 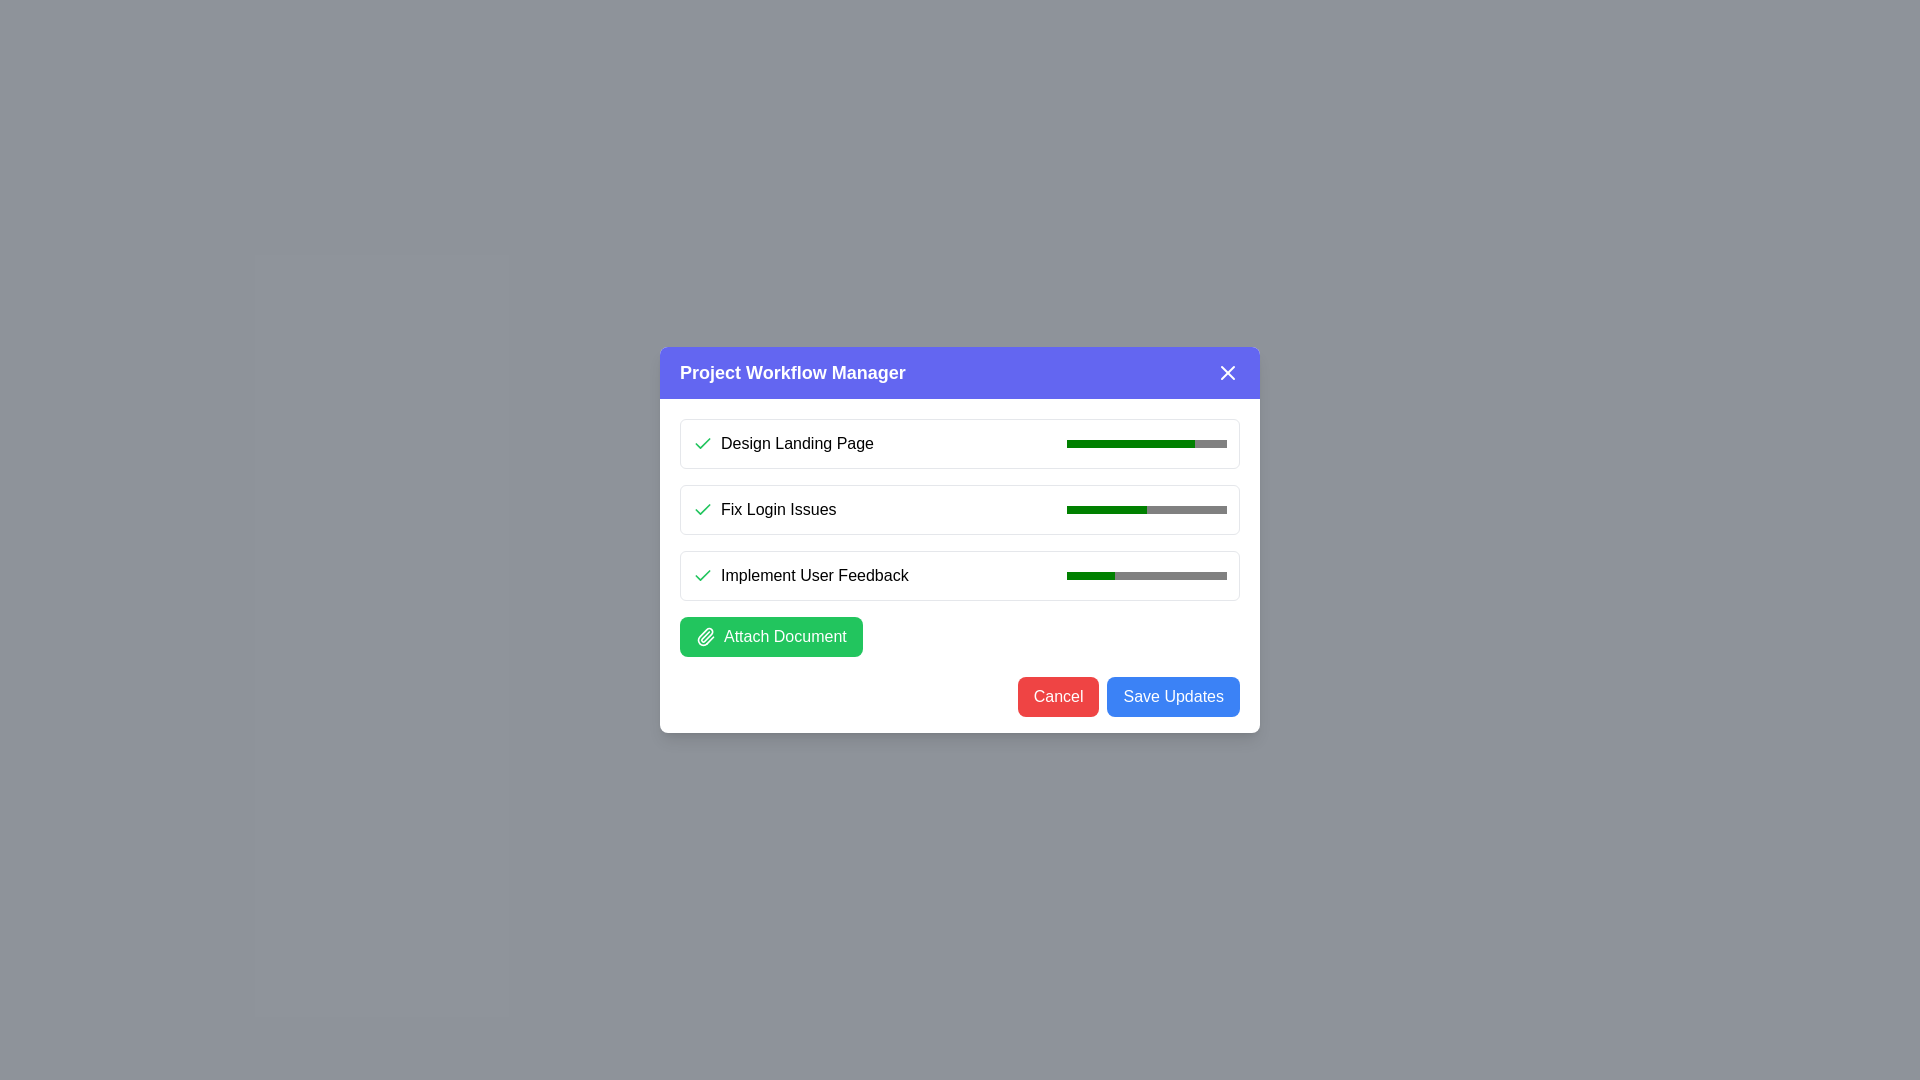 I want to click on the percentage of completion of the progress bar located in the 'Fix Login Issues' section, which is a thin, horizontally rectangular strip with rounded ends, so click(x=1147, y=508).